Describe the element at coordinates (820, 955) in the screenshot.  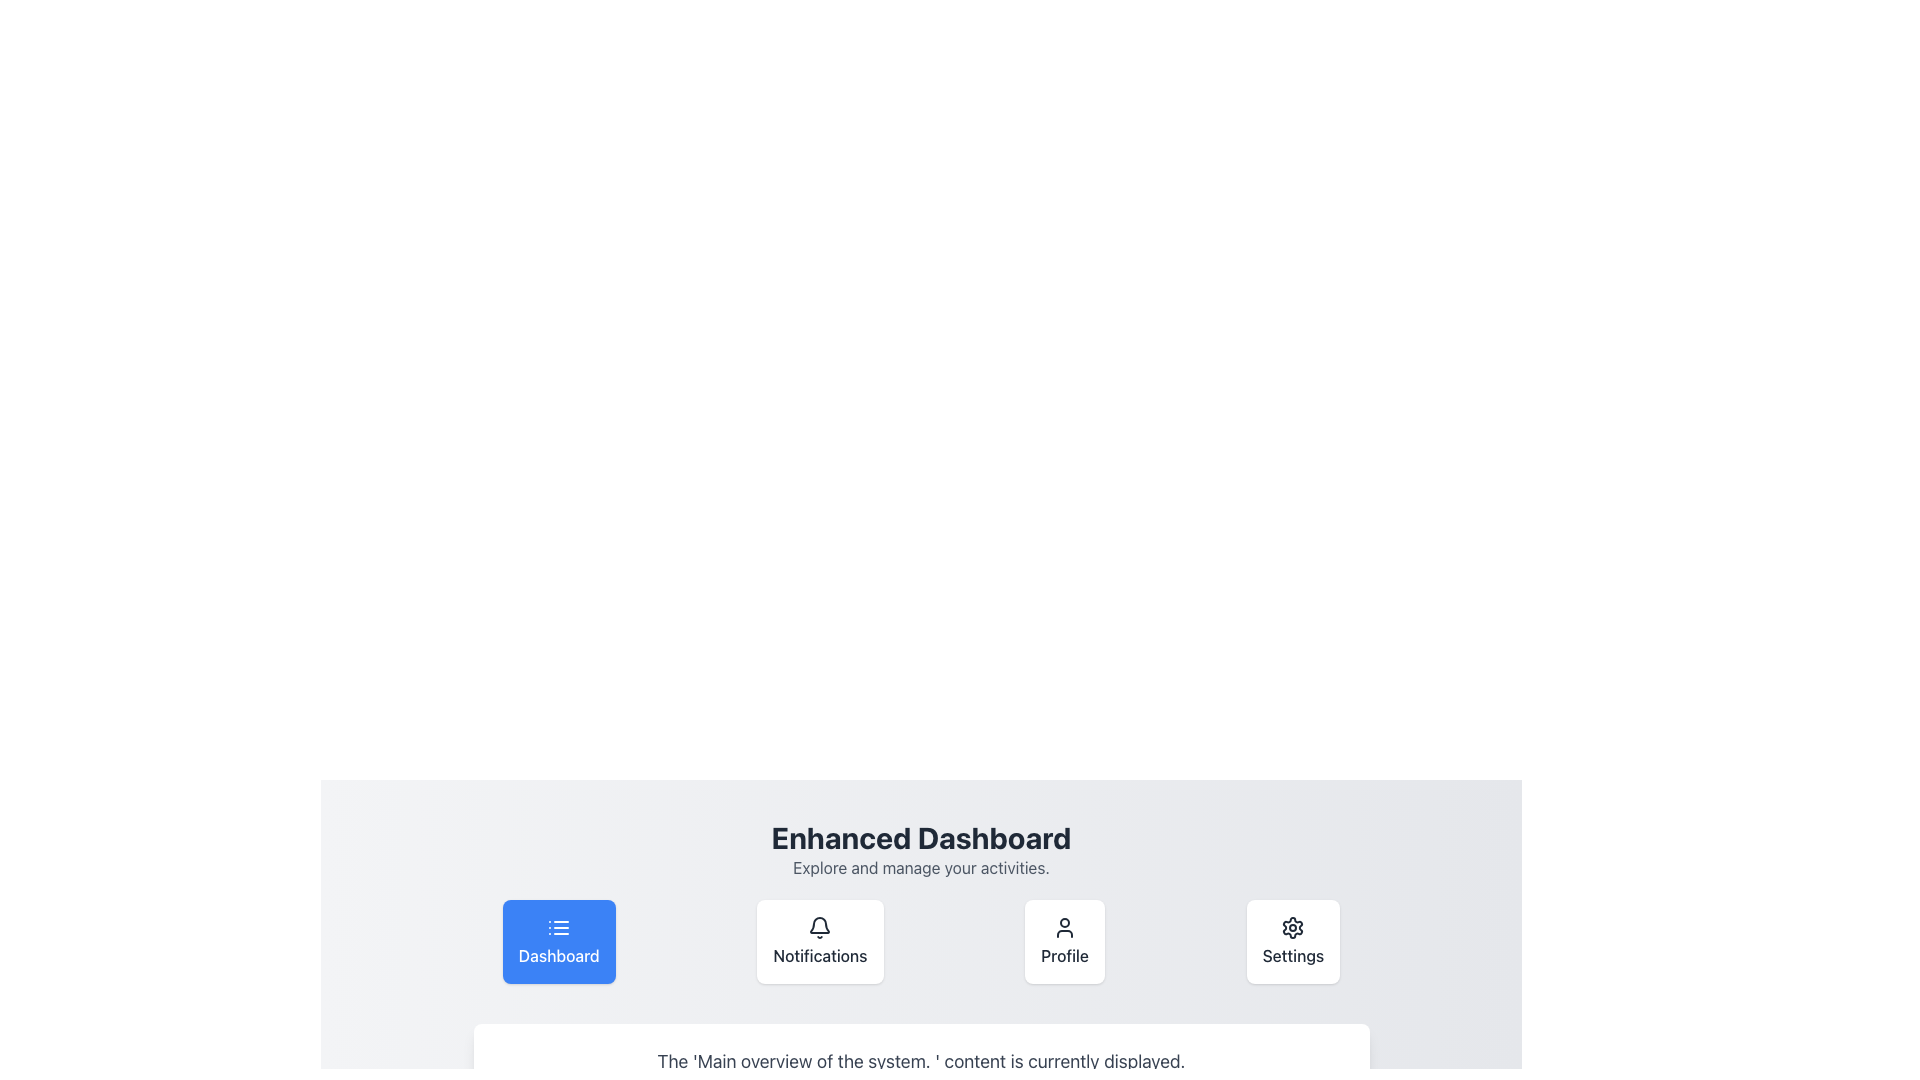
I see `the label providing textual information associated with the 'Notifications' section, located below the bell icon in the second card from the left` at that location.